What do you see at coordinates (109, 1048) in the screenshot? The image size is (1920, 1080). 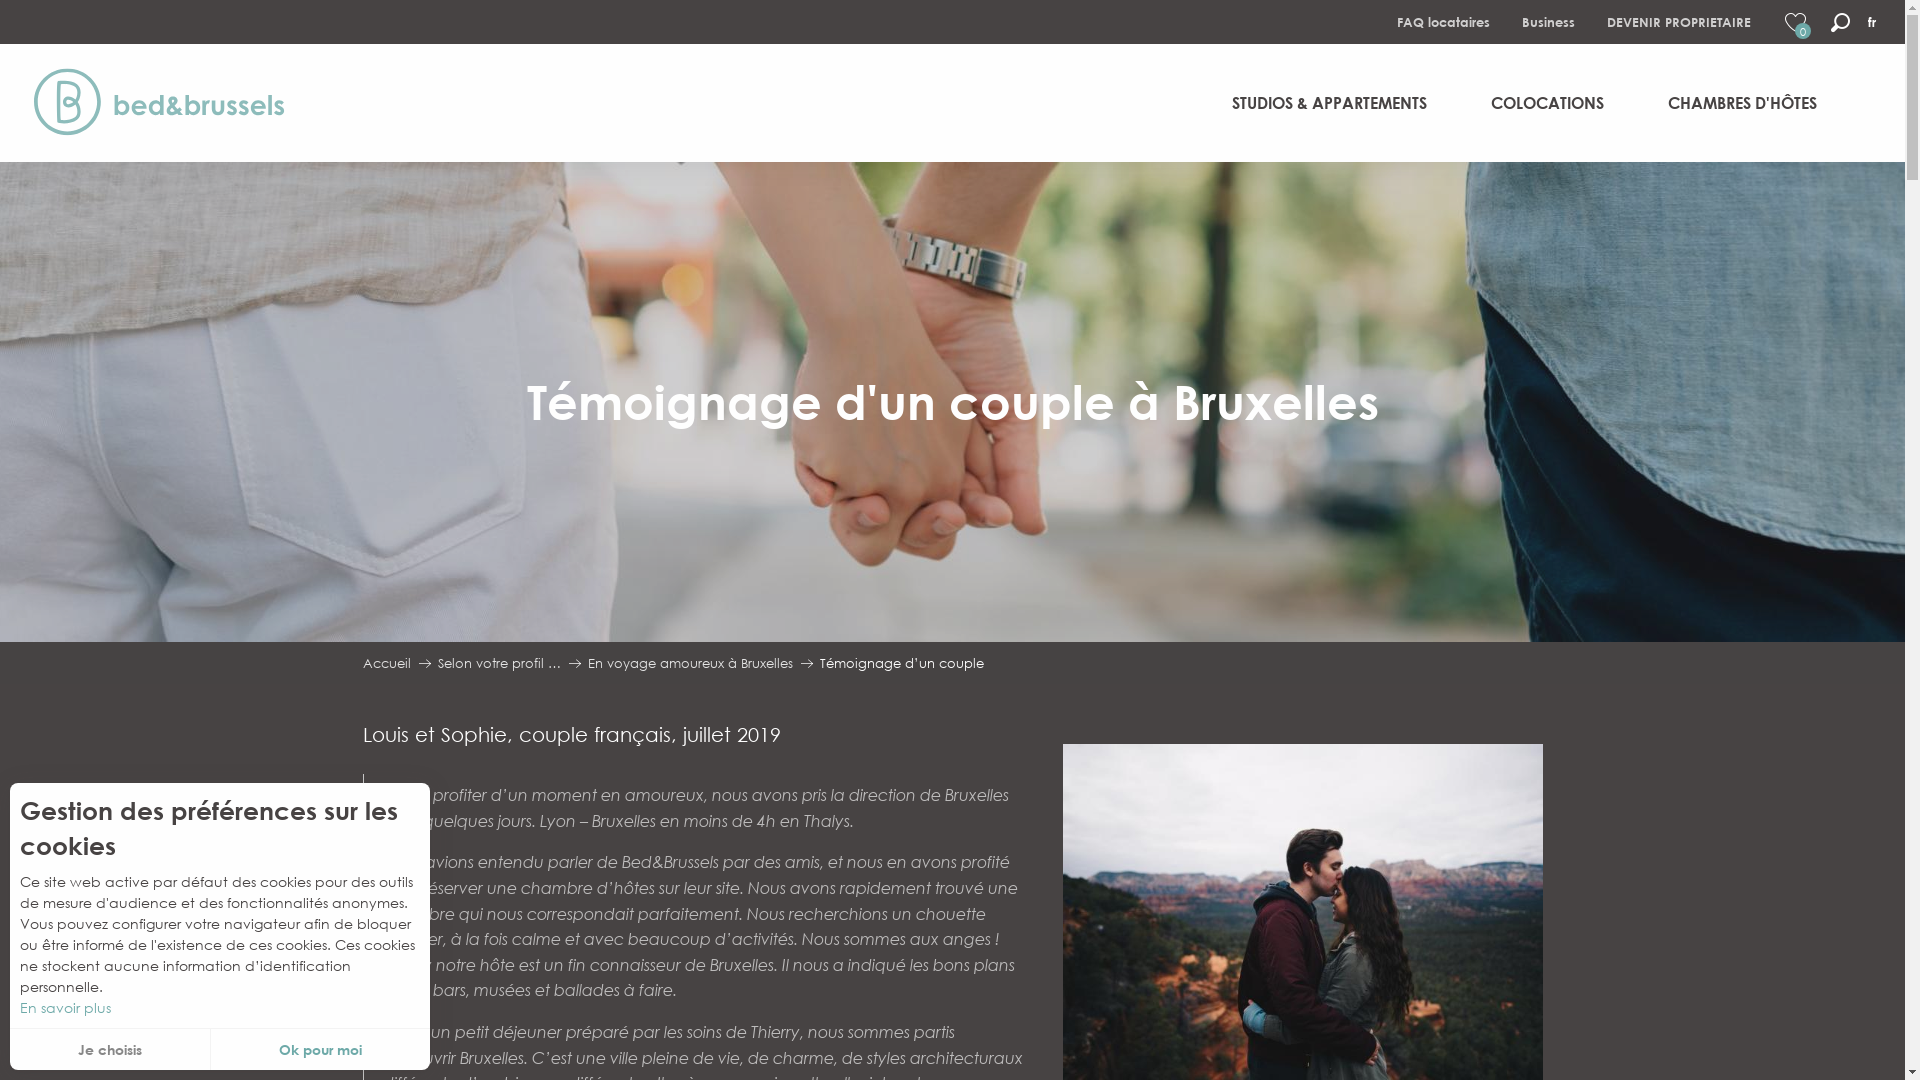 I see `'Je choisis'` at bounding box center [109, 1048].